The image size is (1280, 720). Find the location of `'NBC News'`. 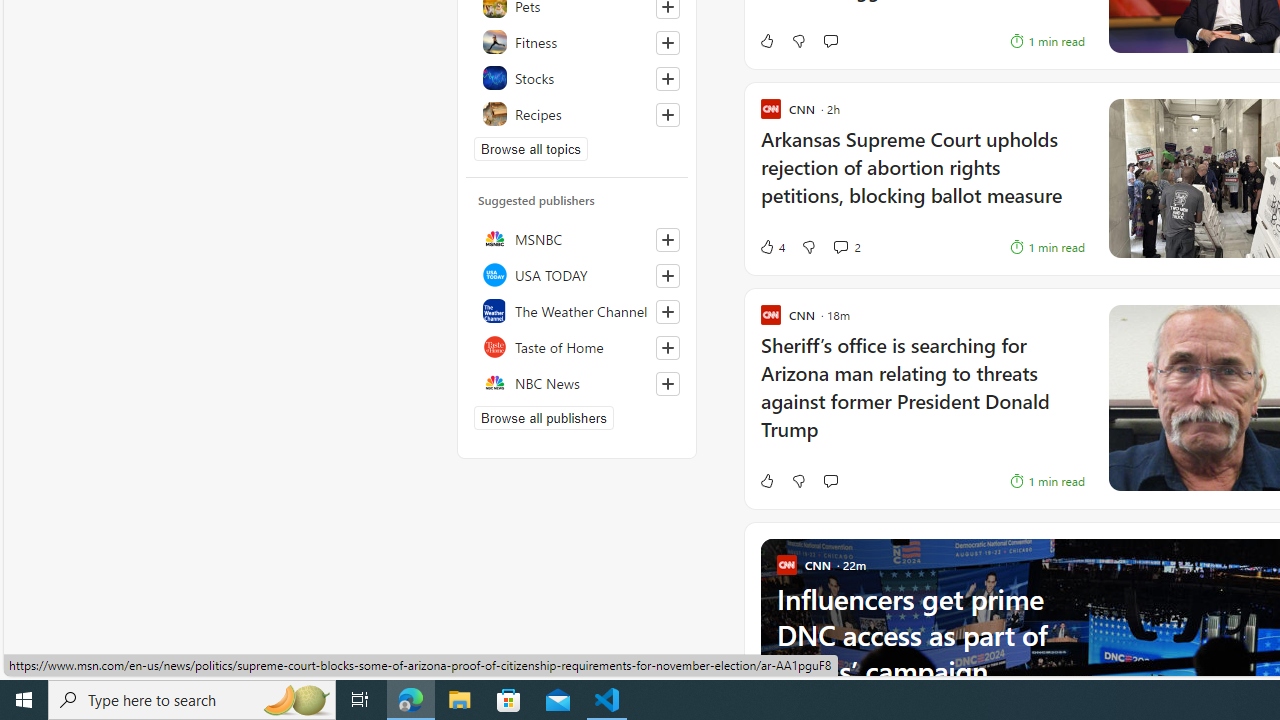

'NBC News' is located at coordinates (576, 383).